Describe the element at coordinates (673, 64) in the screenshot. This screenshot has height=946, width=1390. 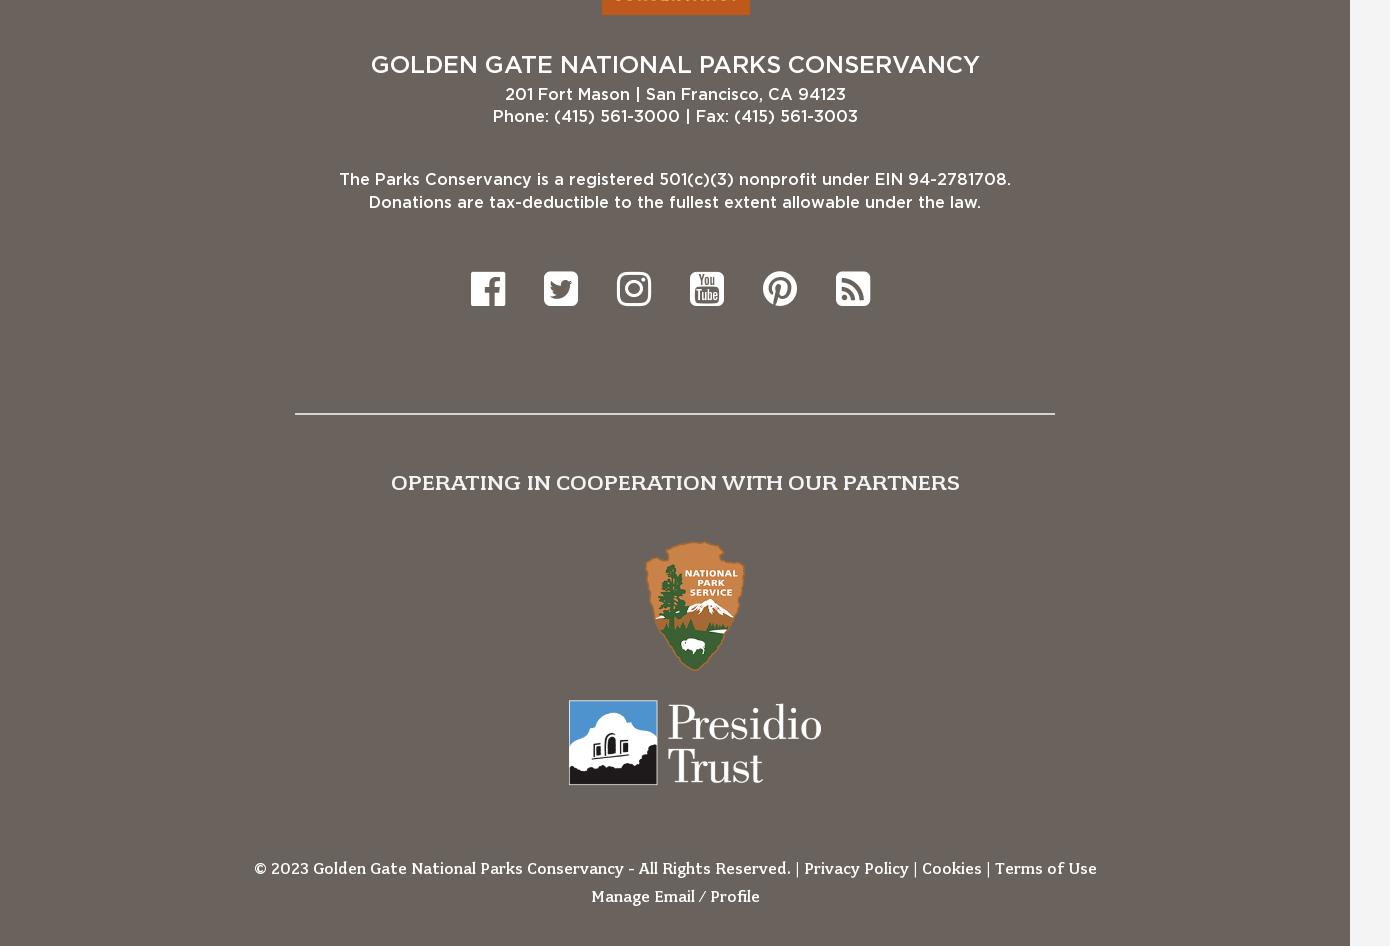
I see `'Golden Gate National Parks Conservancy'` at that location.